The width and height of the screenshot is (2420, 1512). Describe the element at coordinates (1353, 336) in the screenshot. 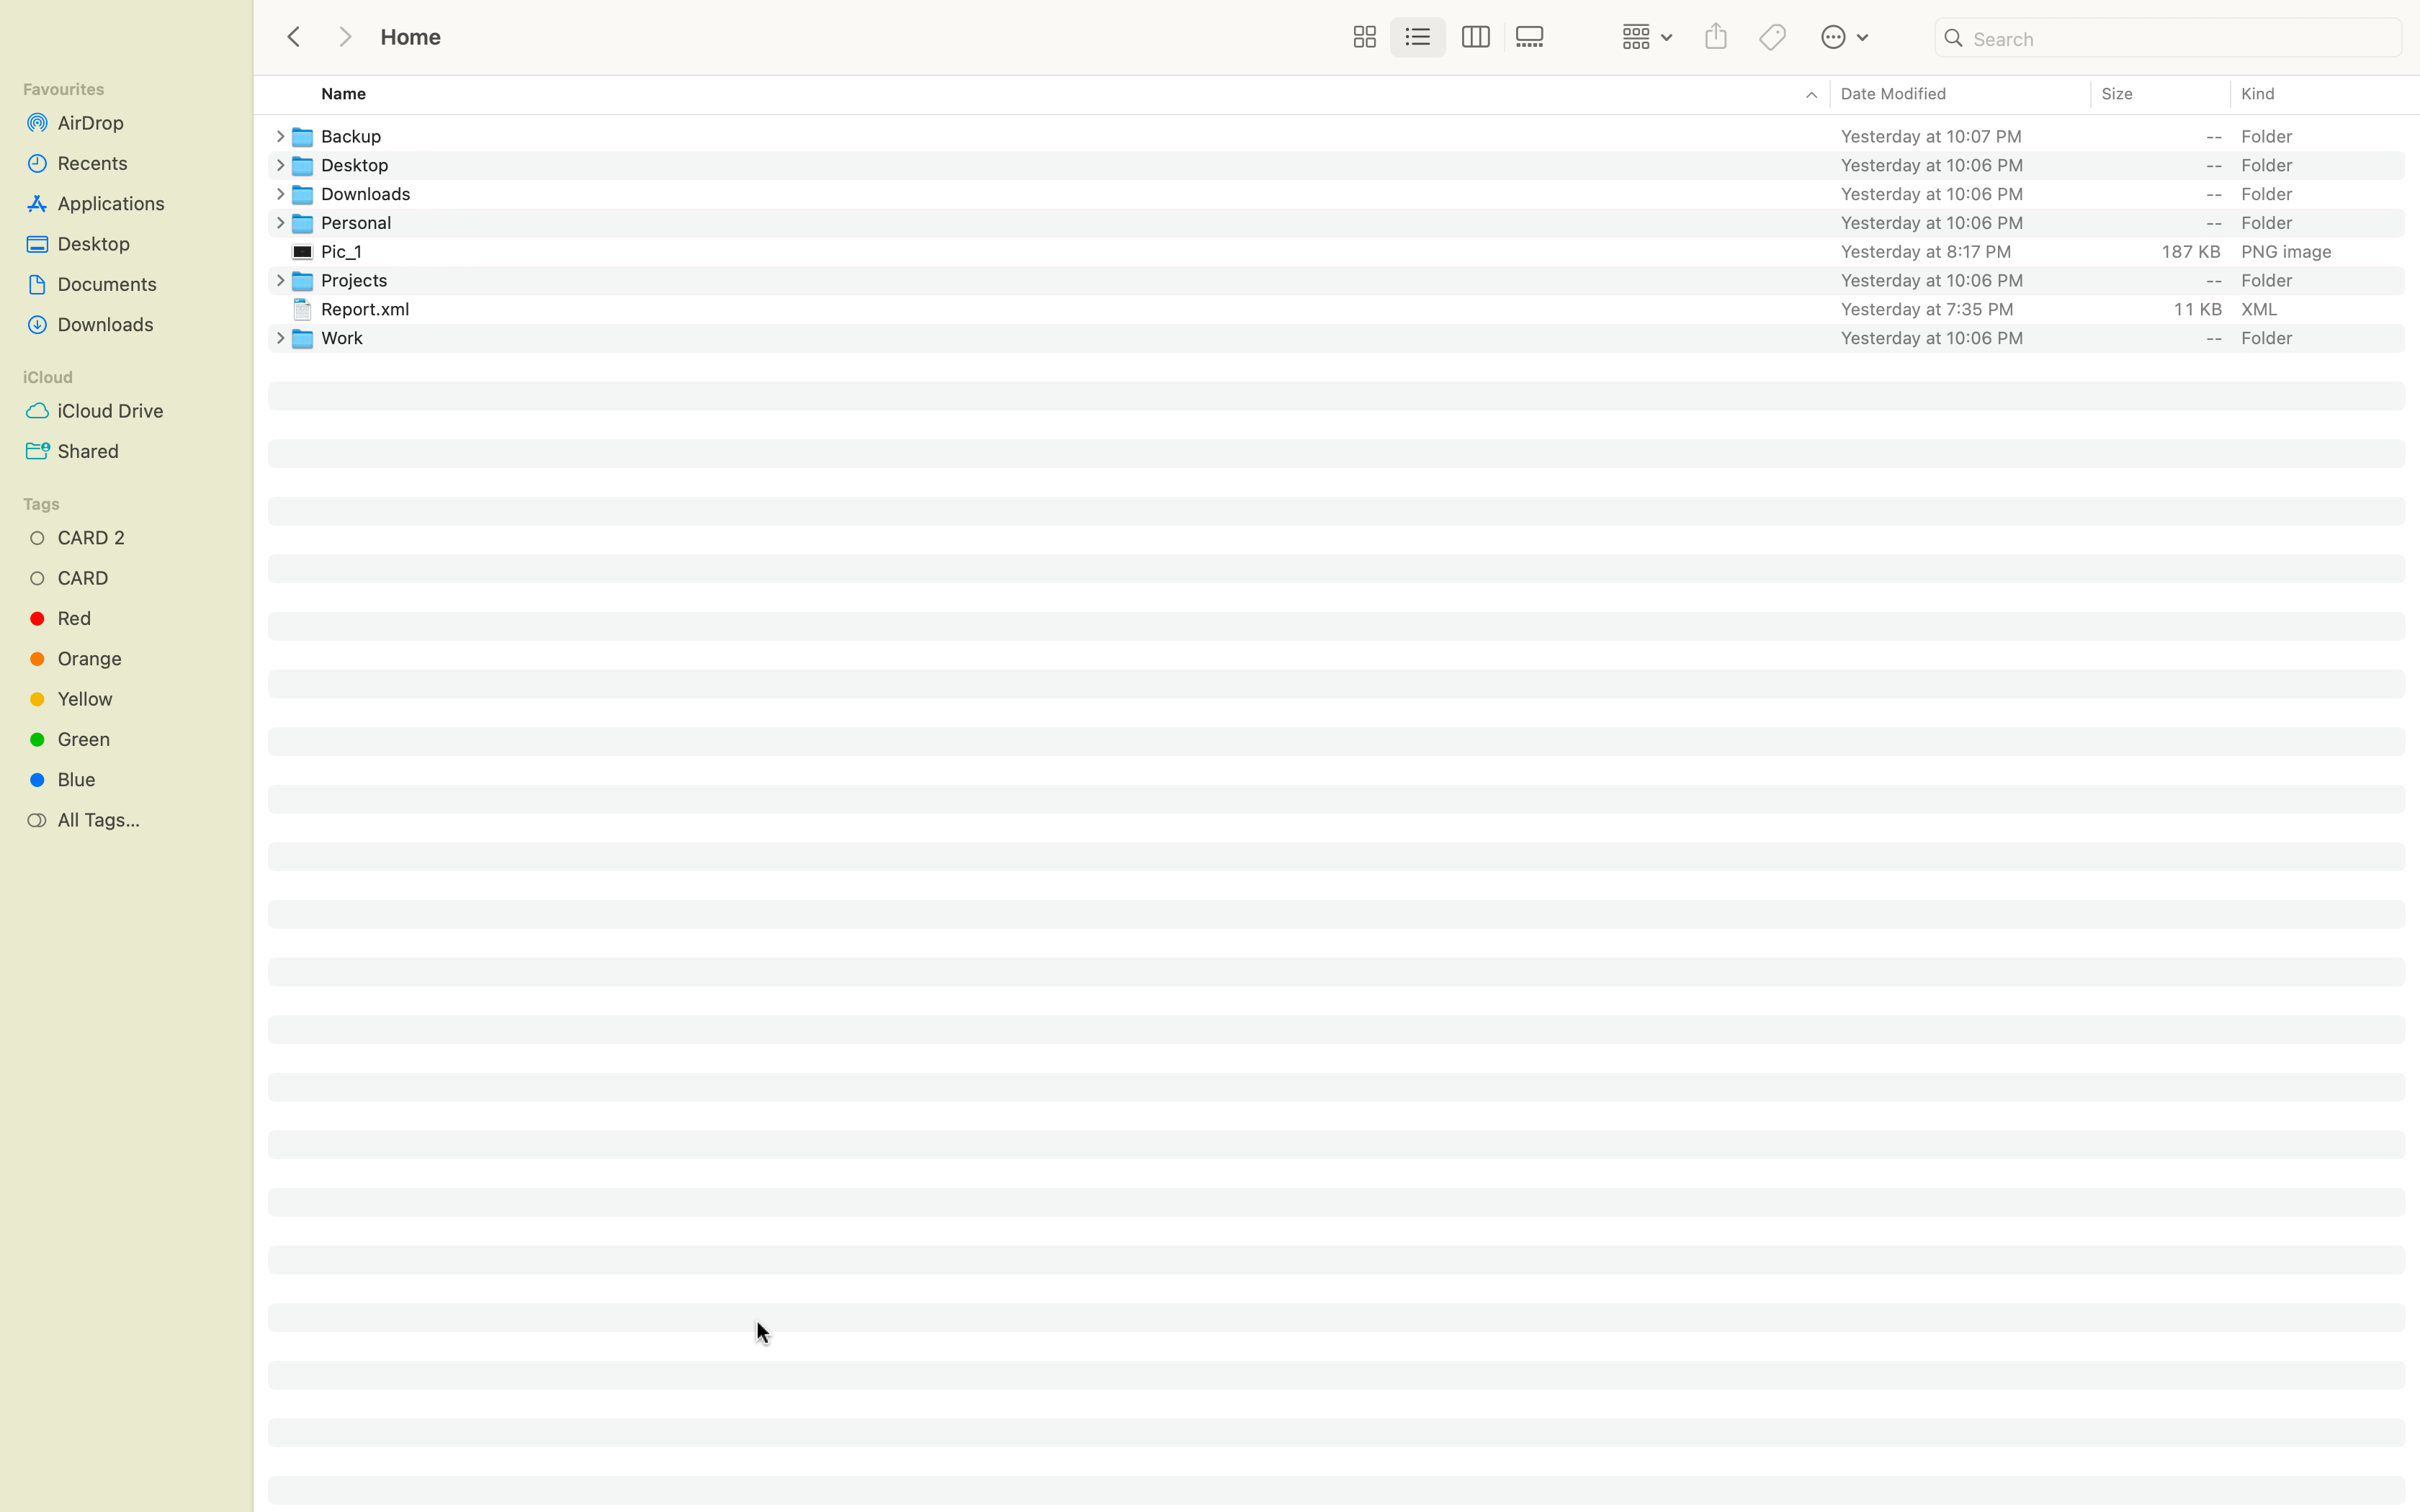

I see `Delete the last folder in the list using right click` at that location.